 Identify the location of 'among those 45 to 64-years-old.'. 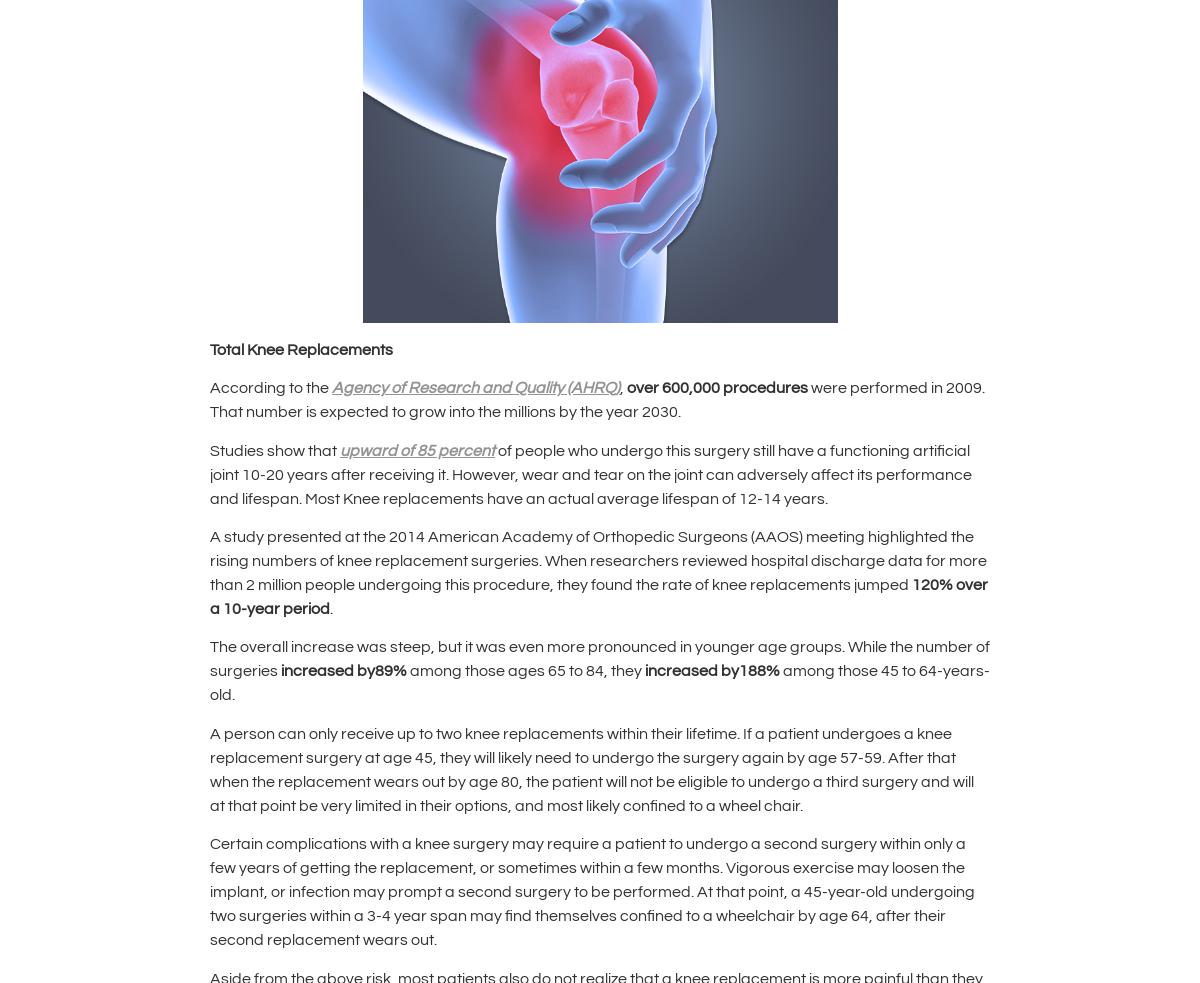
(600, 681).